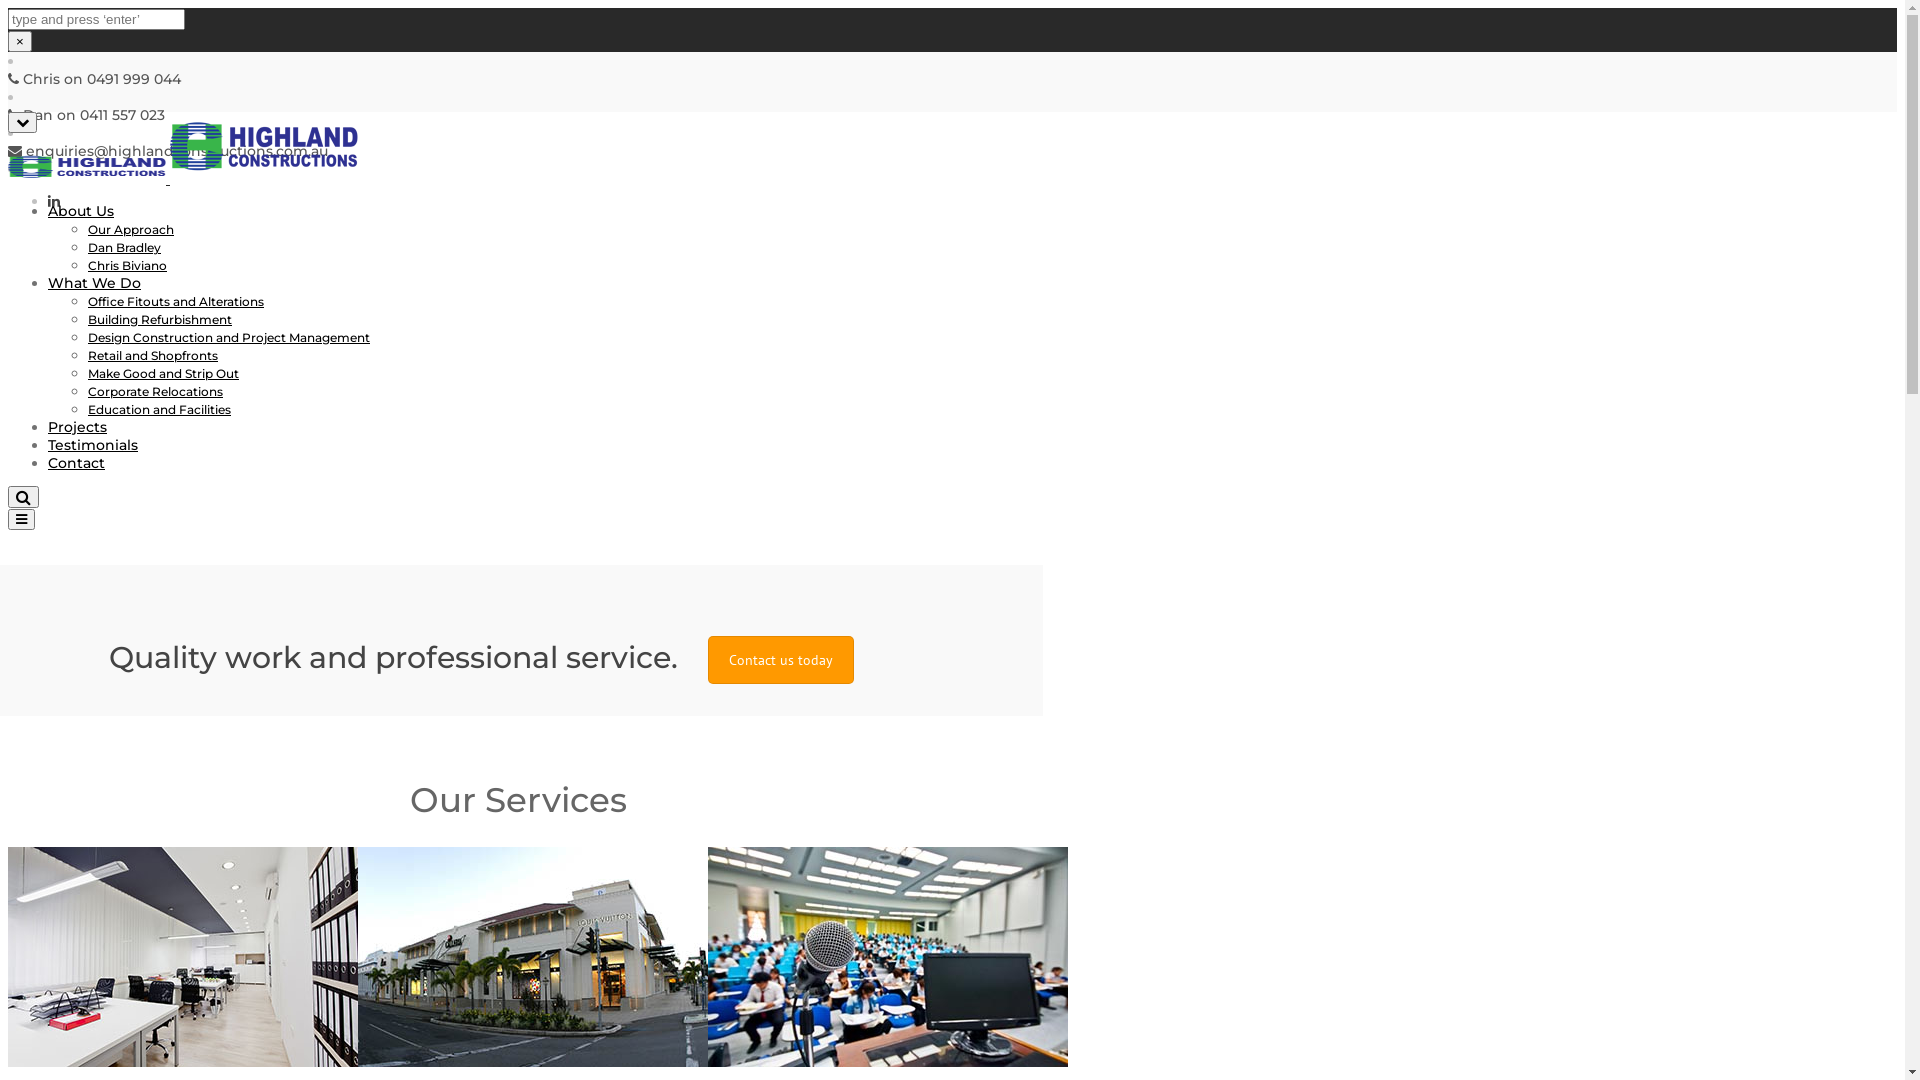 The height and width of the screenshot is (1080, 1920). I want to click on 'Contact', so click(76, 462).